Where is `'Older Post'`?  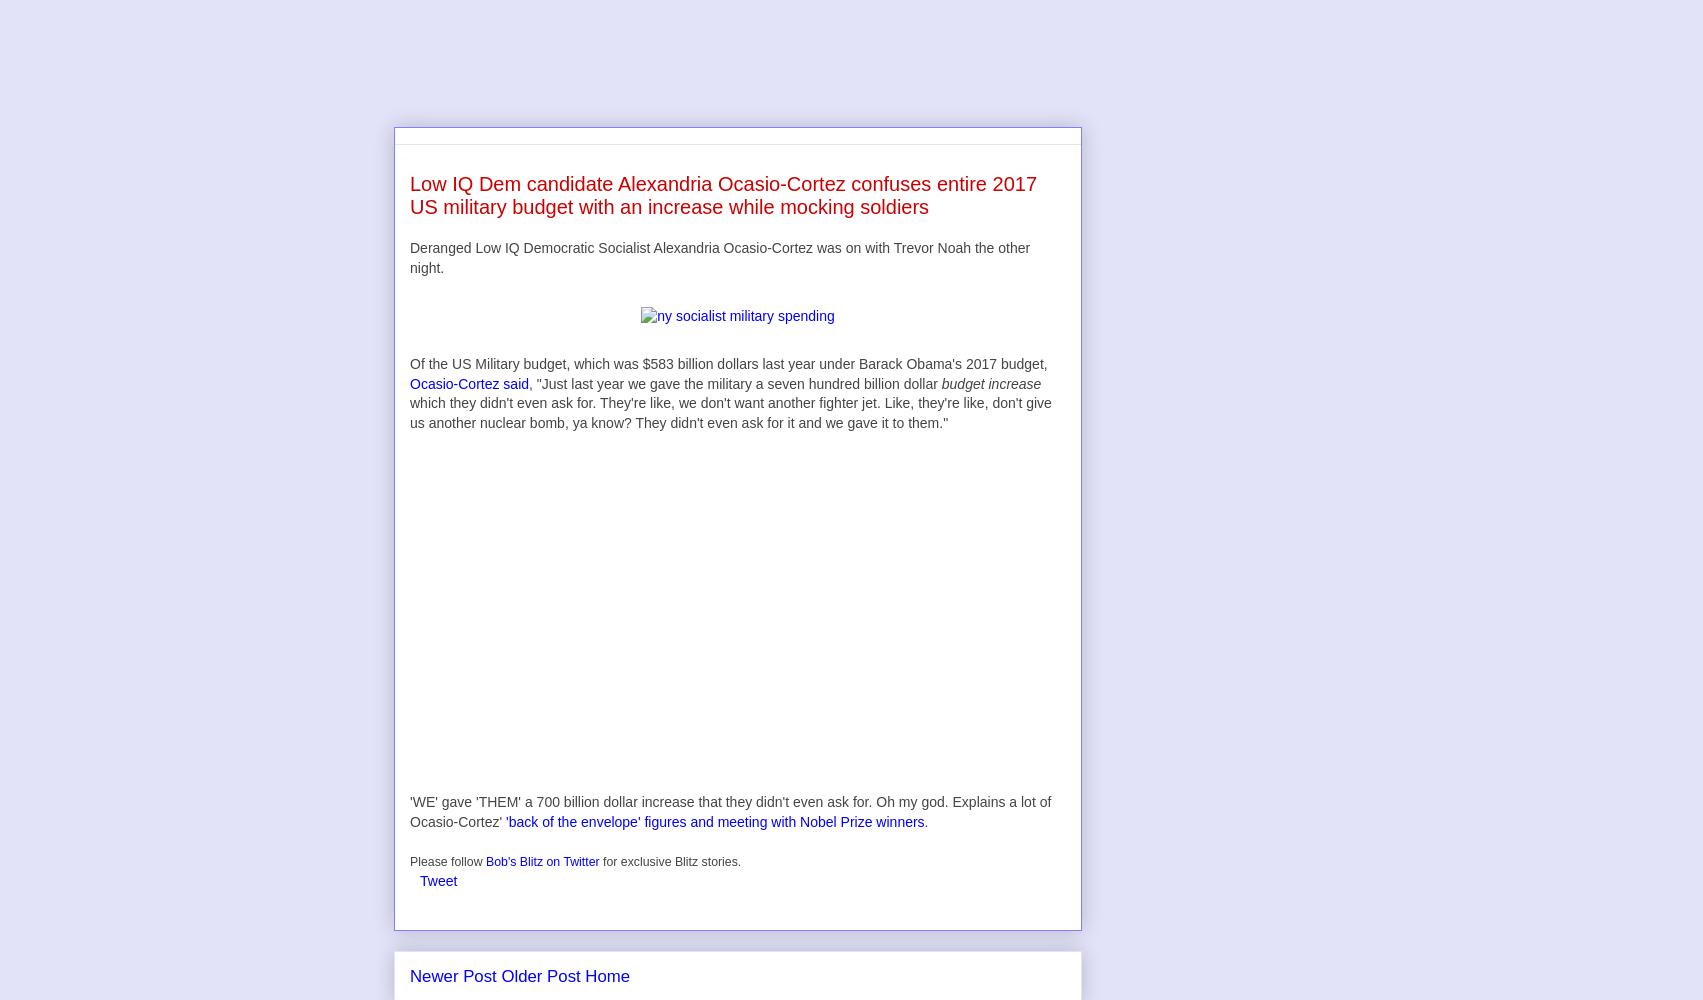
'Older Post' is located at coordinates (539, 974).